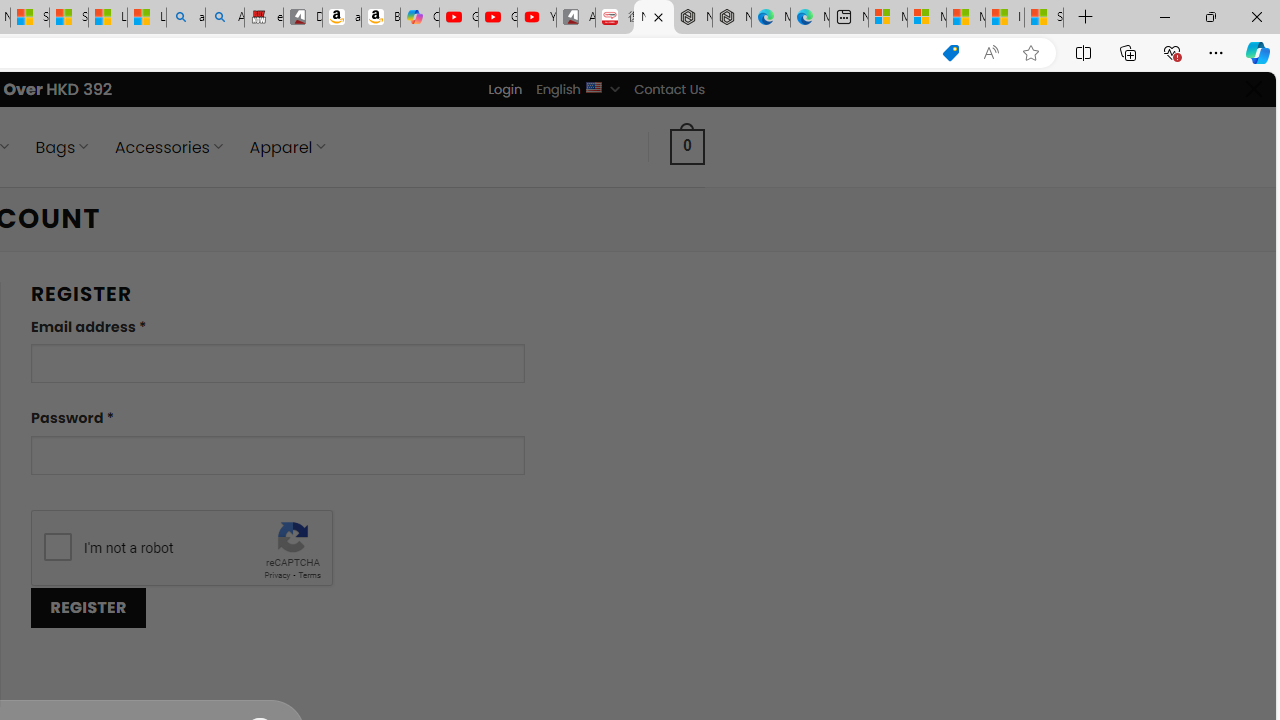 The height and width of the screenshot is (720, 1280). What do you see at coordinates (688, 145) in the screenshot?
I see `'  0  '` at bounding box center [688, 145].